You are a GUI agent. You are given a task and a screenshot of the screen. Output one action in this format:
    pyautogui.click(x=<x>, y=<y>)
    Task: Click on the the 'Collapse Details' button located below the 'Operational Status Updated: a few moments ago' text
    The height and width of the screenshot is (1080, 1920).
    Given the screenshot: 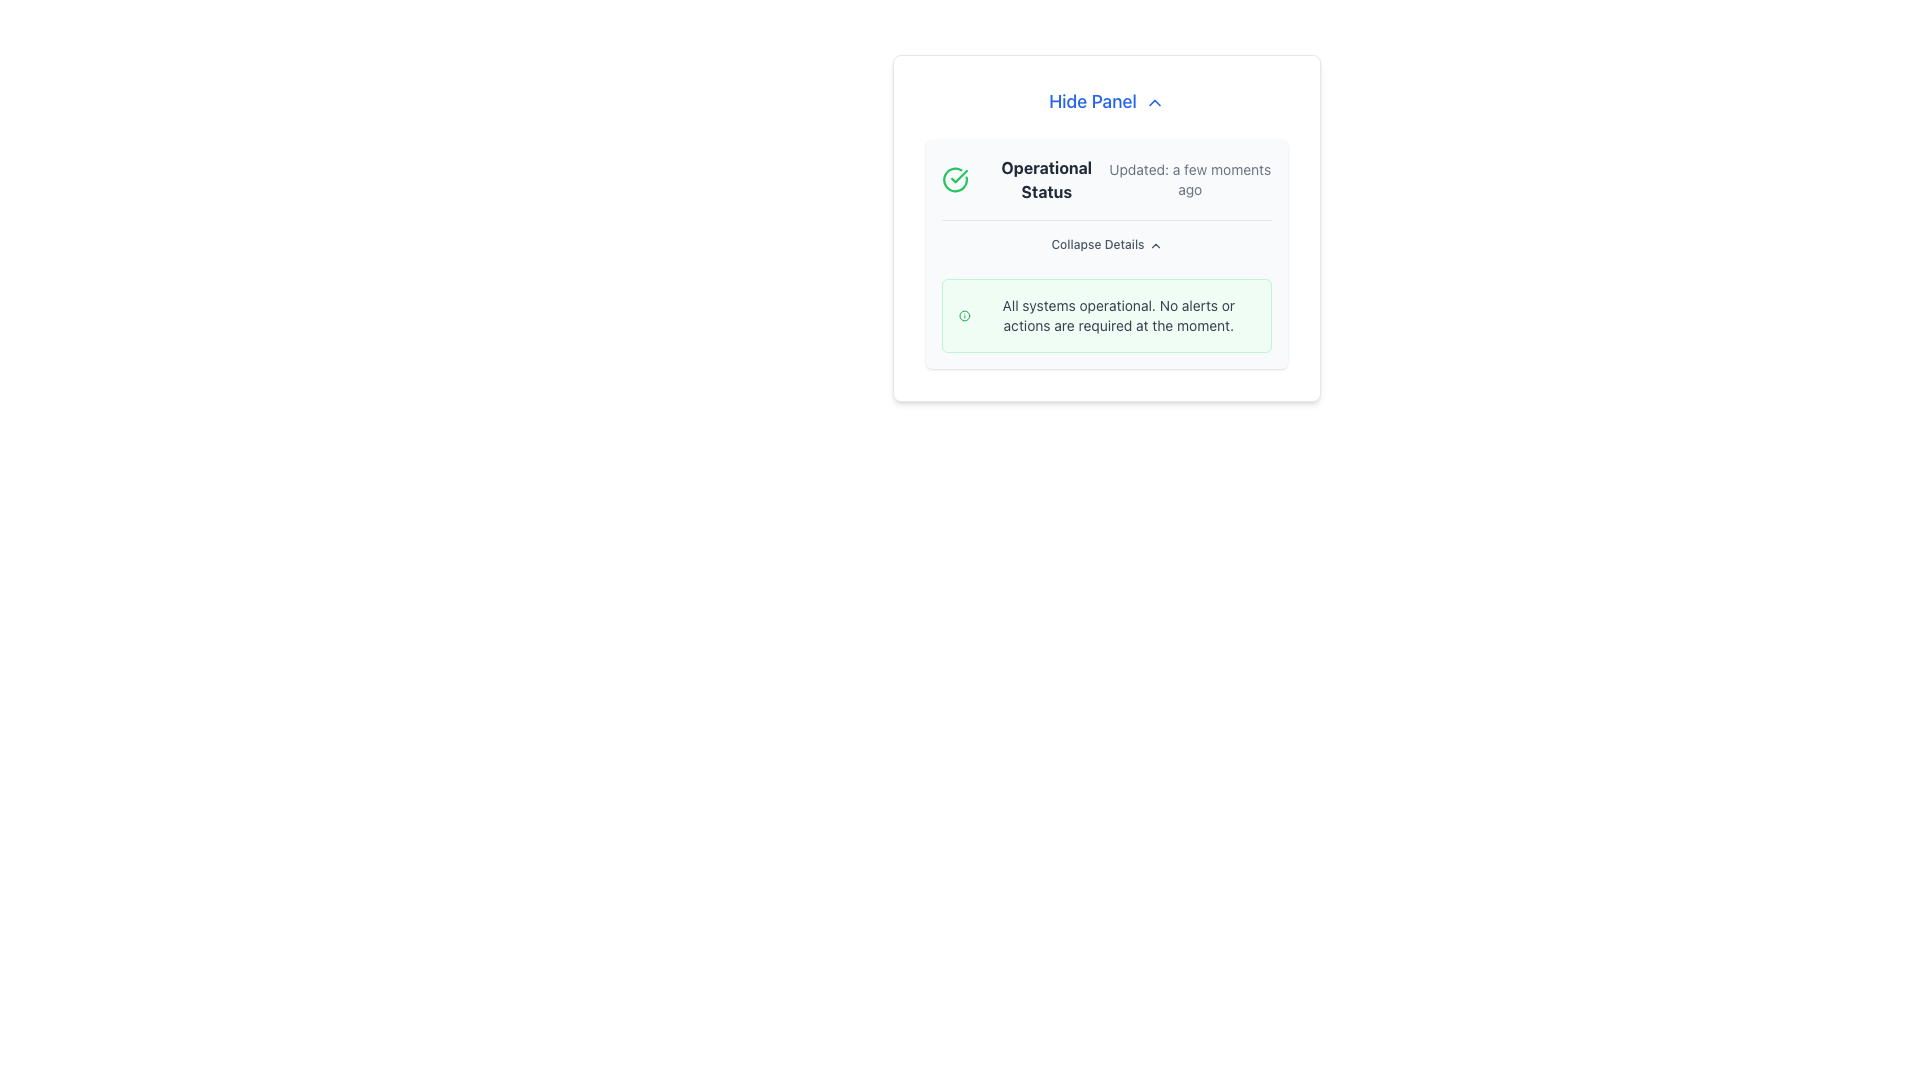 What is the action you would take?
    pyautogui.click(x=1106, y=244)
    